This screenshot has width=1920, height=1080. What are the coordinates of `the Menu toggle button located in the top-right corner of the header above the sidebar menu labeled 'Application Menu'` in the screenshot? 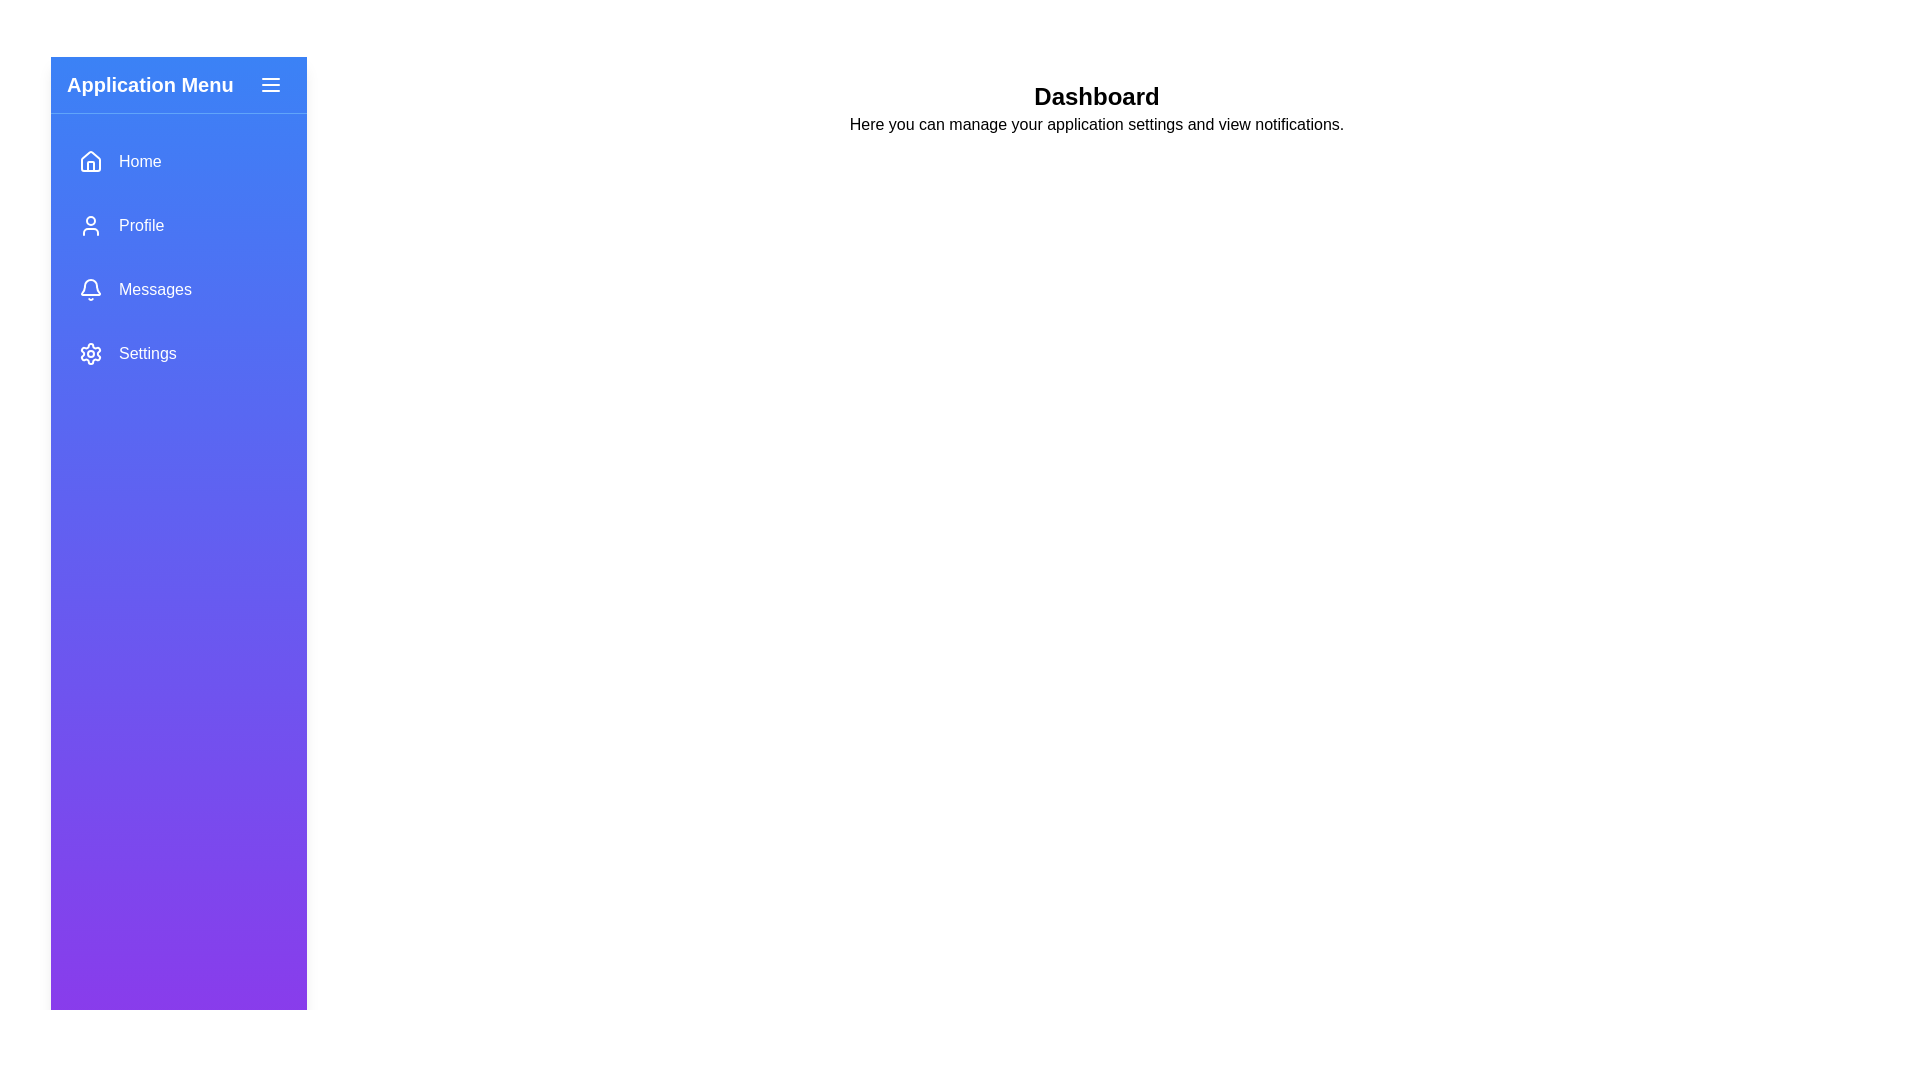 It's located at (269, 83).